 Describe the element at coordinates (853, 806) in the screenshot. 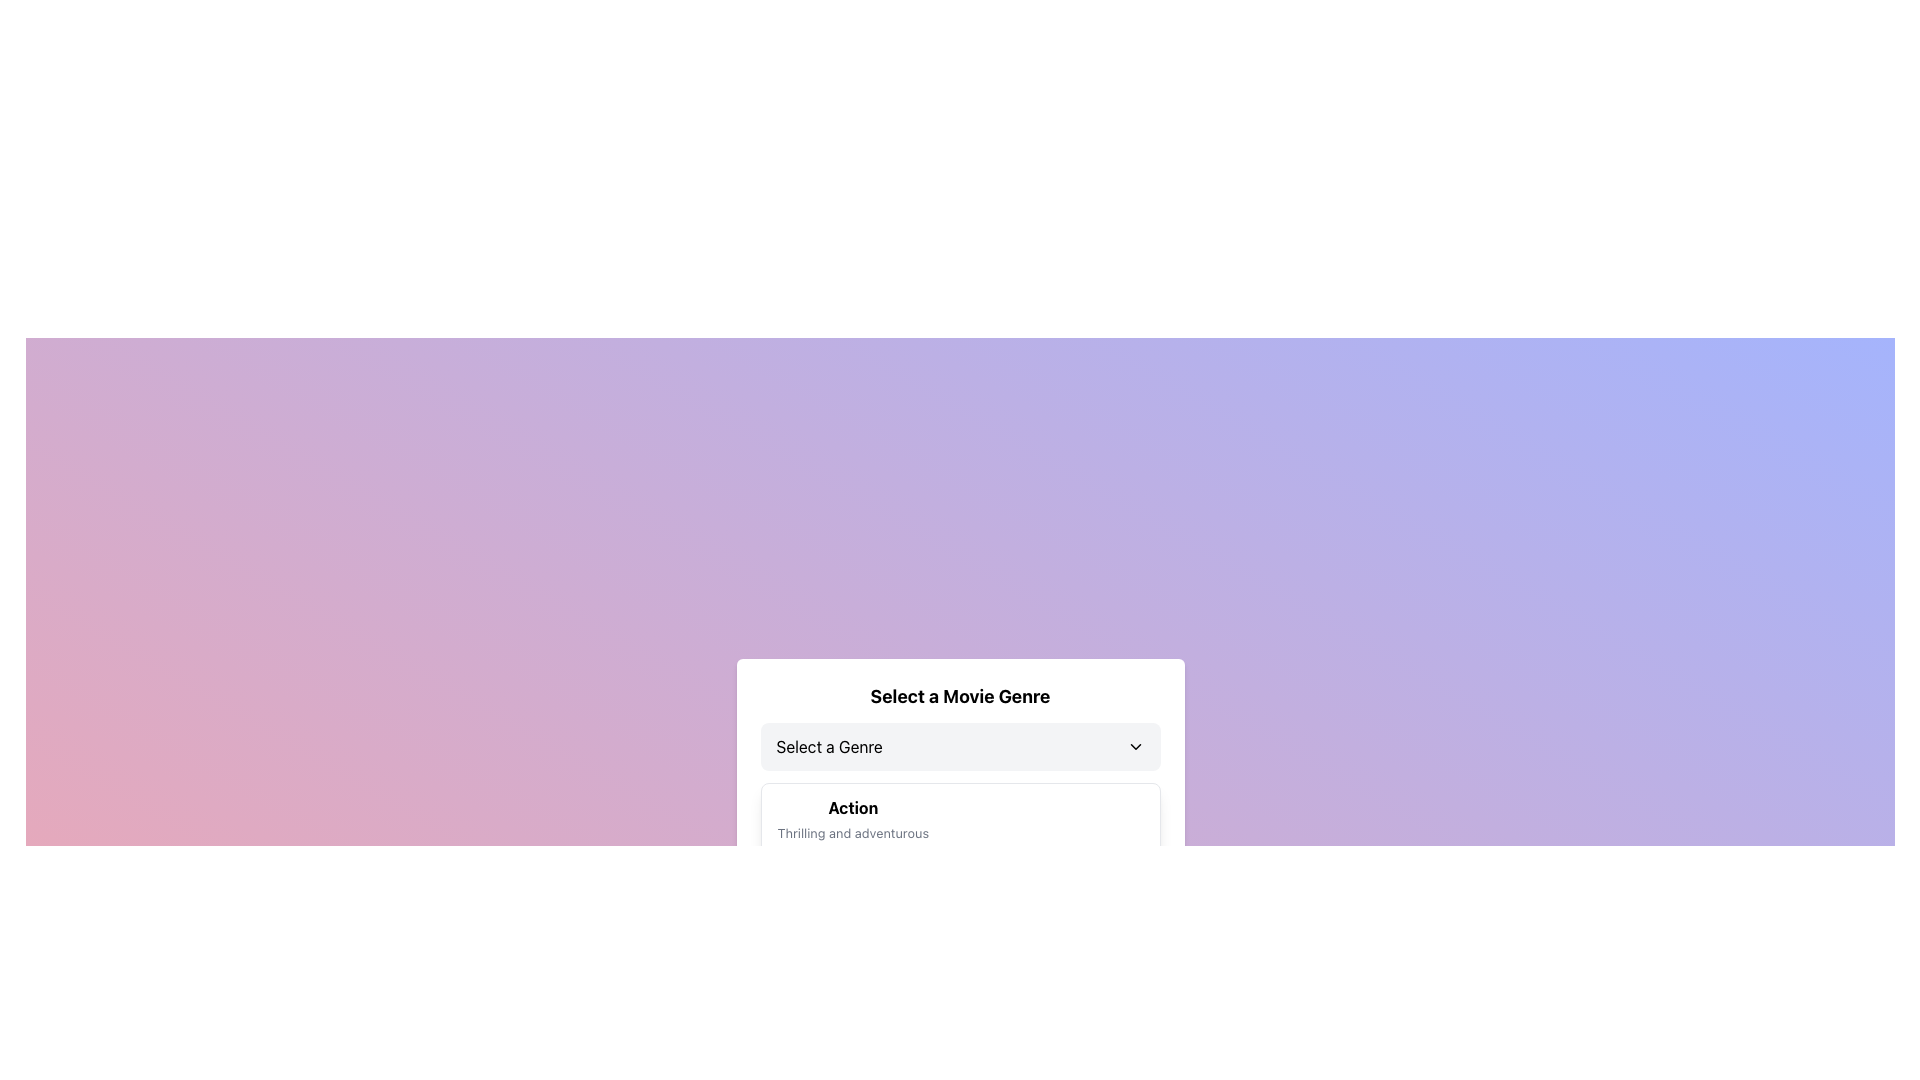

I see `the text label element that displays the word 'Action', which is bold and aligned to the left within its dropdown menu area` at that location.